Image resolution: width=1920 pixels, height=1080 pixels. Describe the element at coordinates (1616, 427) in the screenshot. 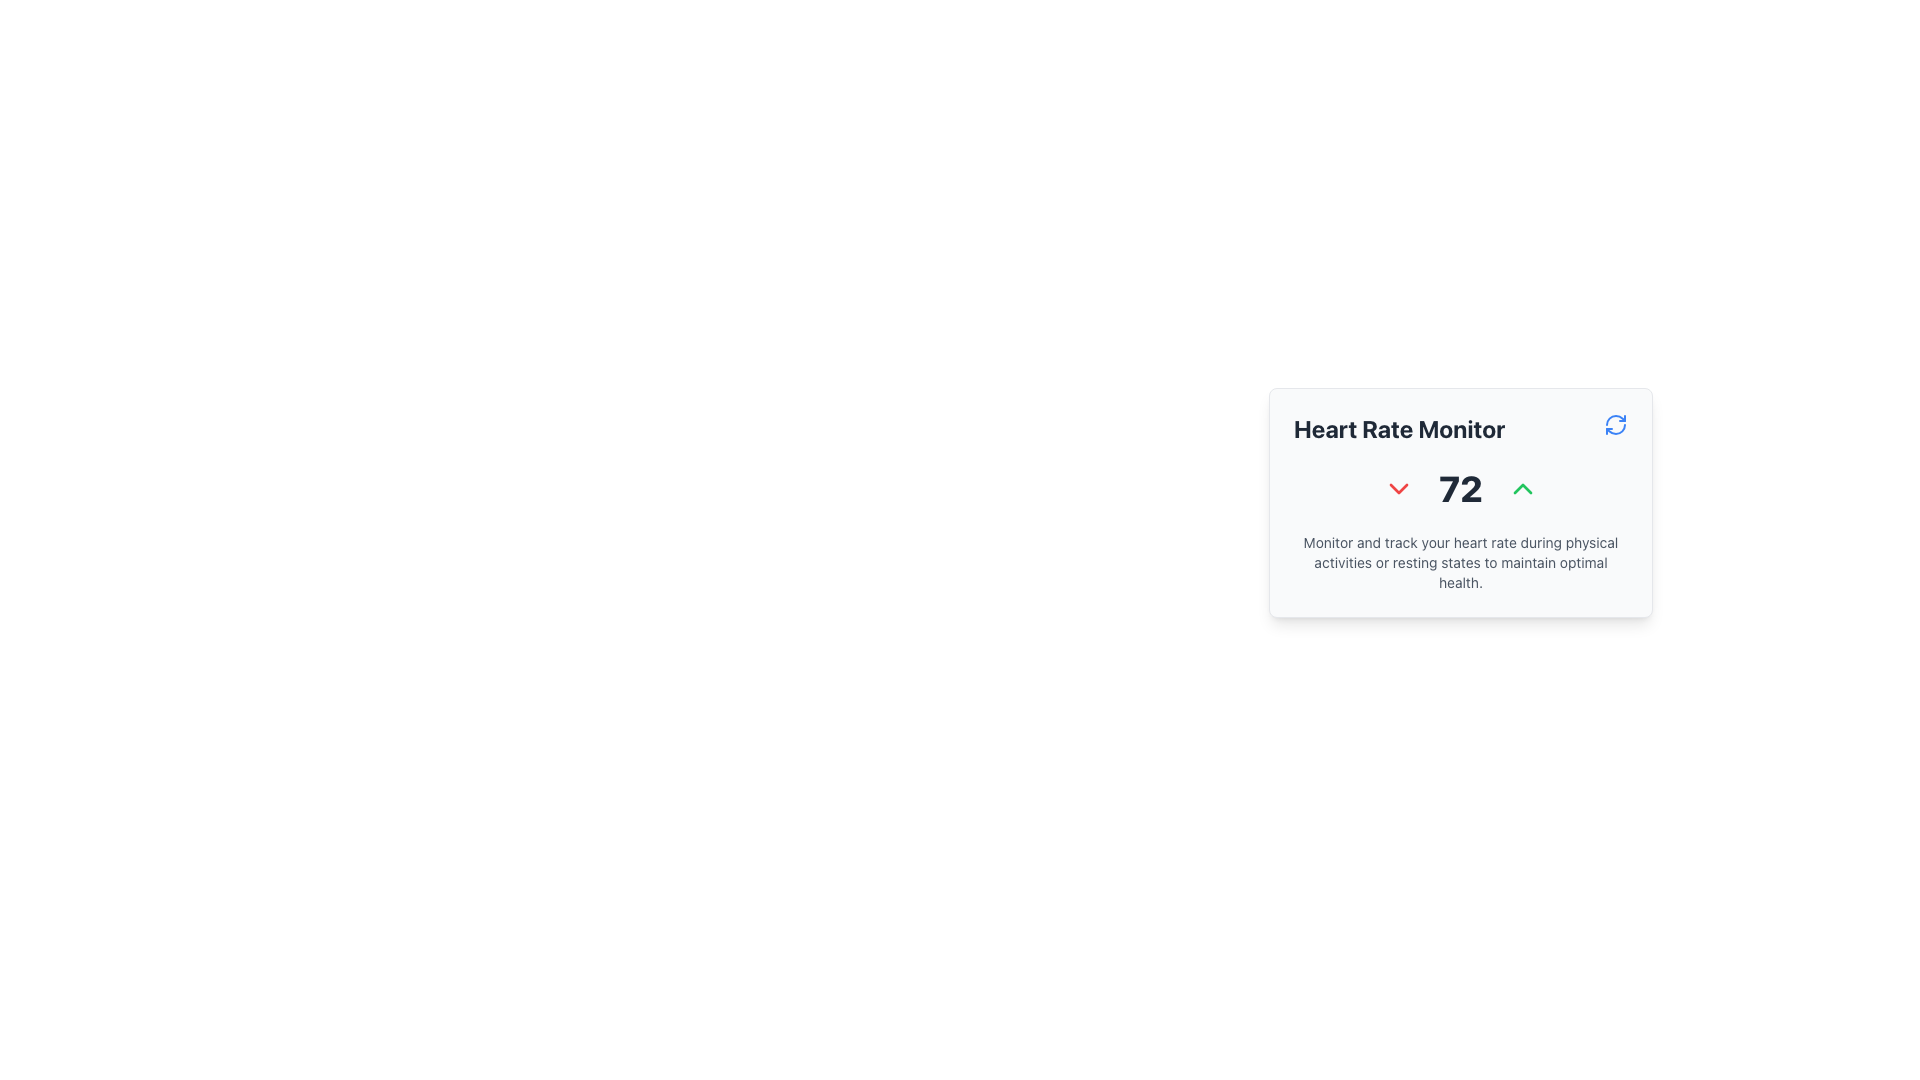

I see `the bottom-right portion of the circular arrow icon indicating a refresh action, which is colored blue and located in the top-right corner of the heart rate monitoring card` at that location.